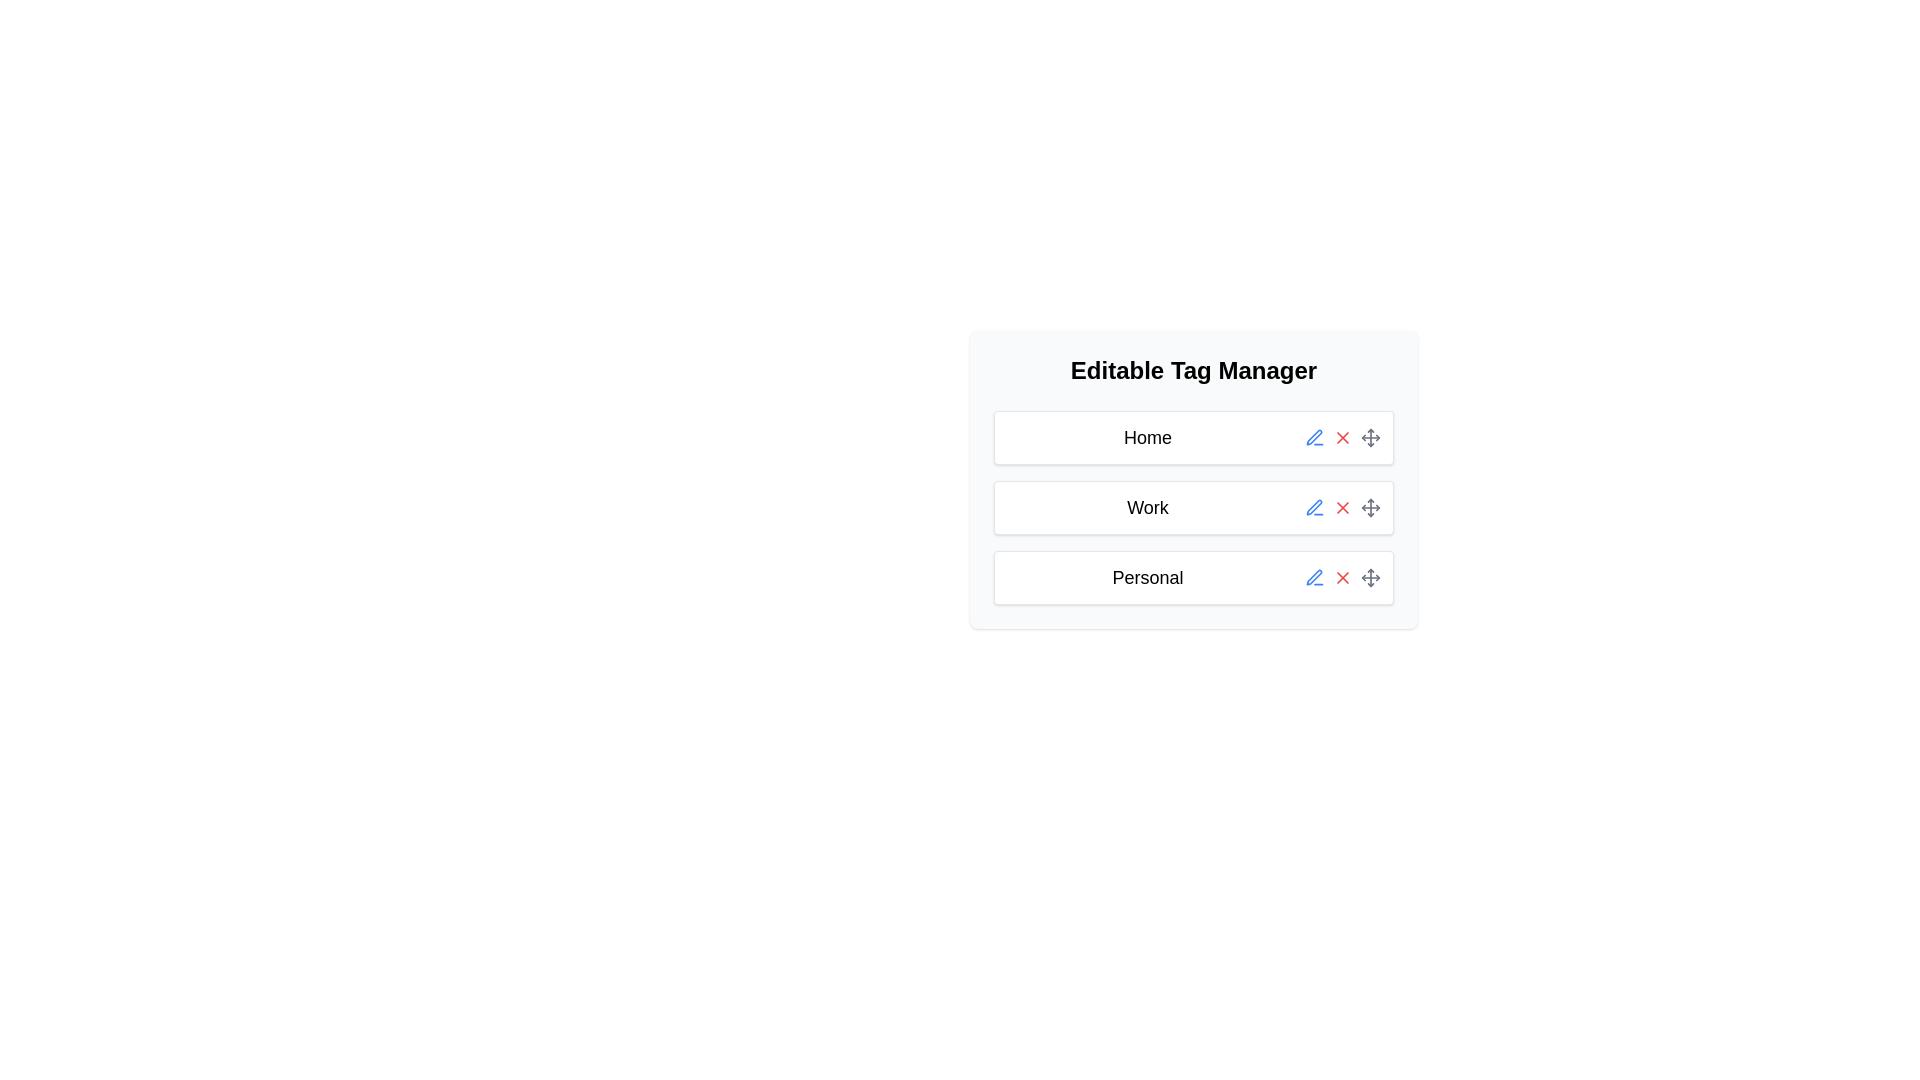 The width and height of the screenshot is (1920, 1080). Describe the element at coordinates (1343, 437) in the screenshot. I see `the delete icon (cross or X shape) associated with the 'Home' tag` at that location.